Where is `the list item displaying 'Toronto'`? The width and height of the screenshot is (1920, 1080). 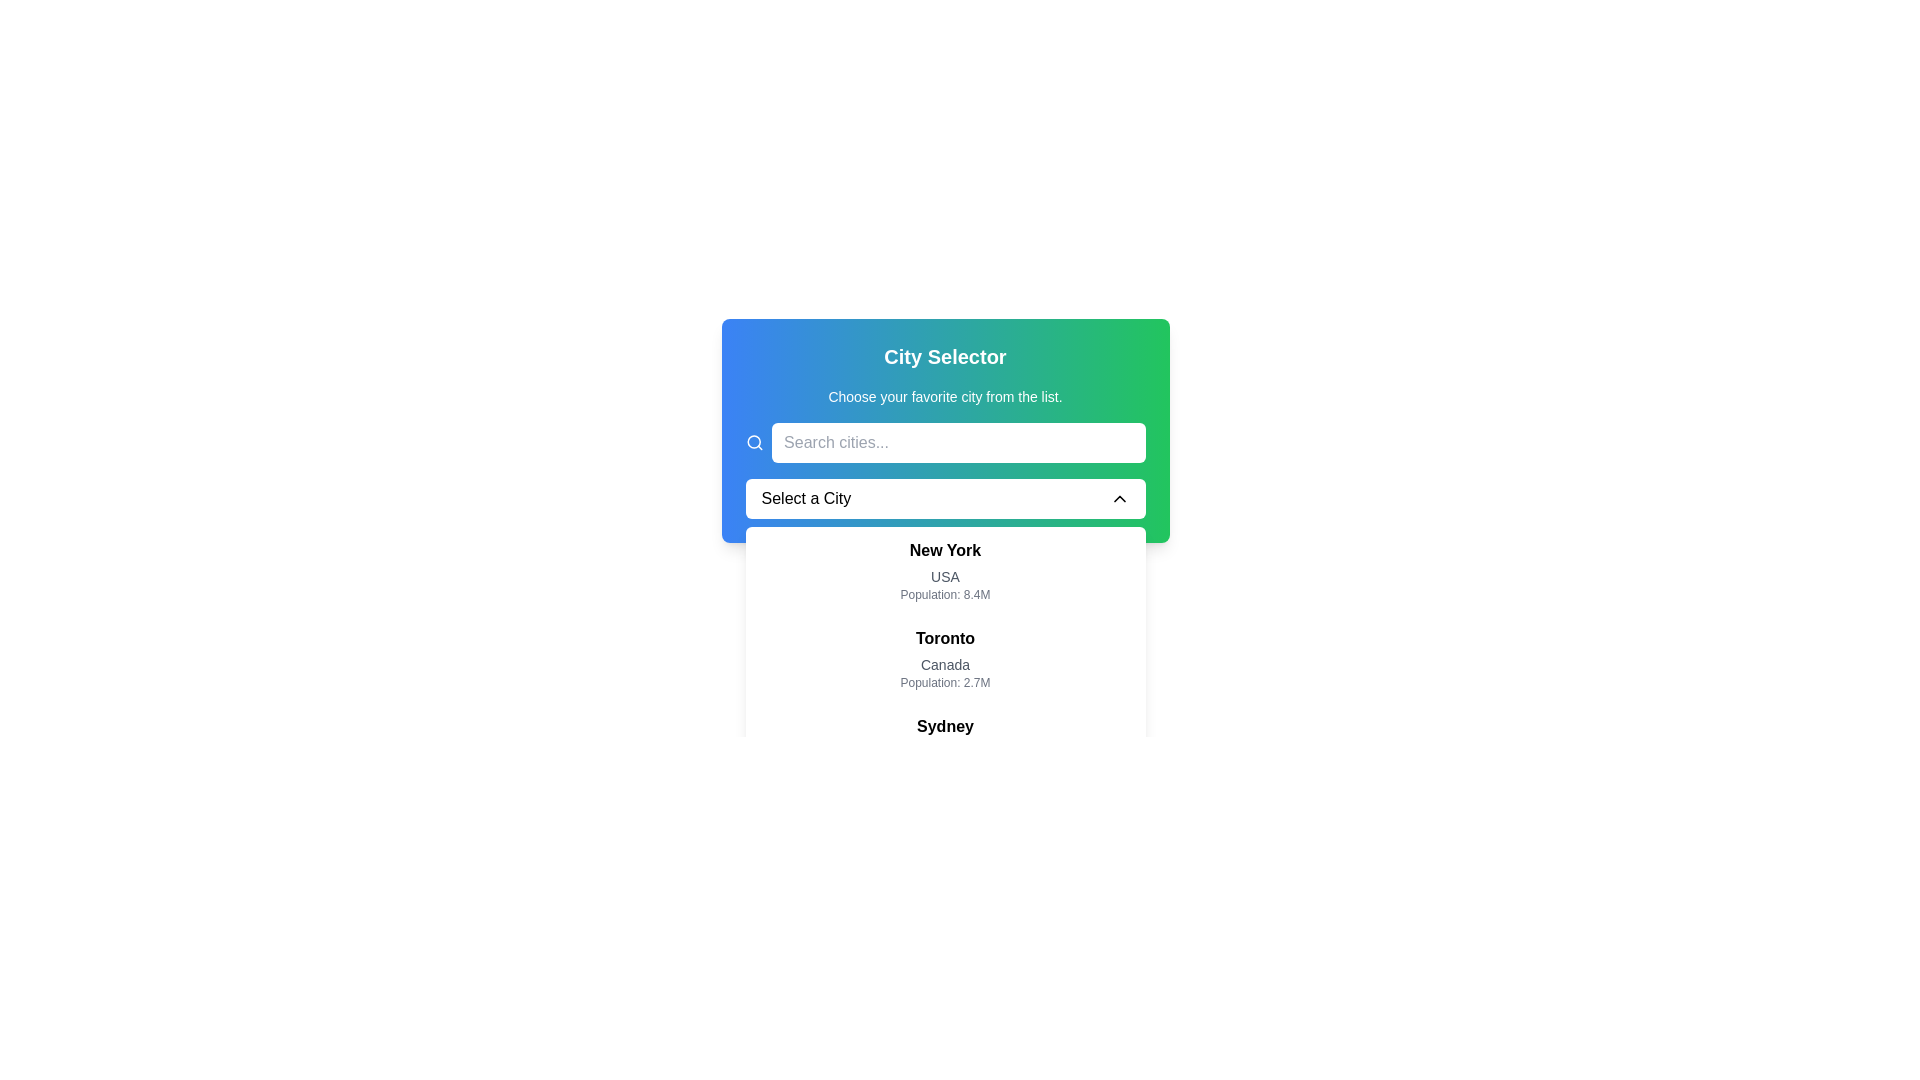
the list item displaying 'Toronto' is located at coordinates (944, 659).